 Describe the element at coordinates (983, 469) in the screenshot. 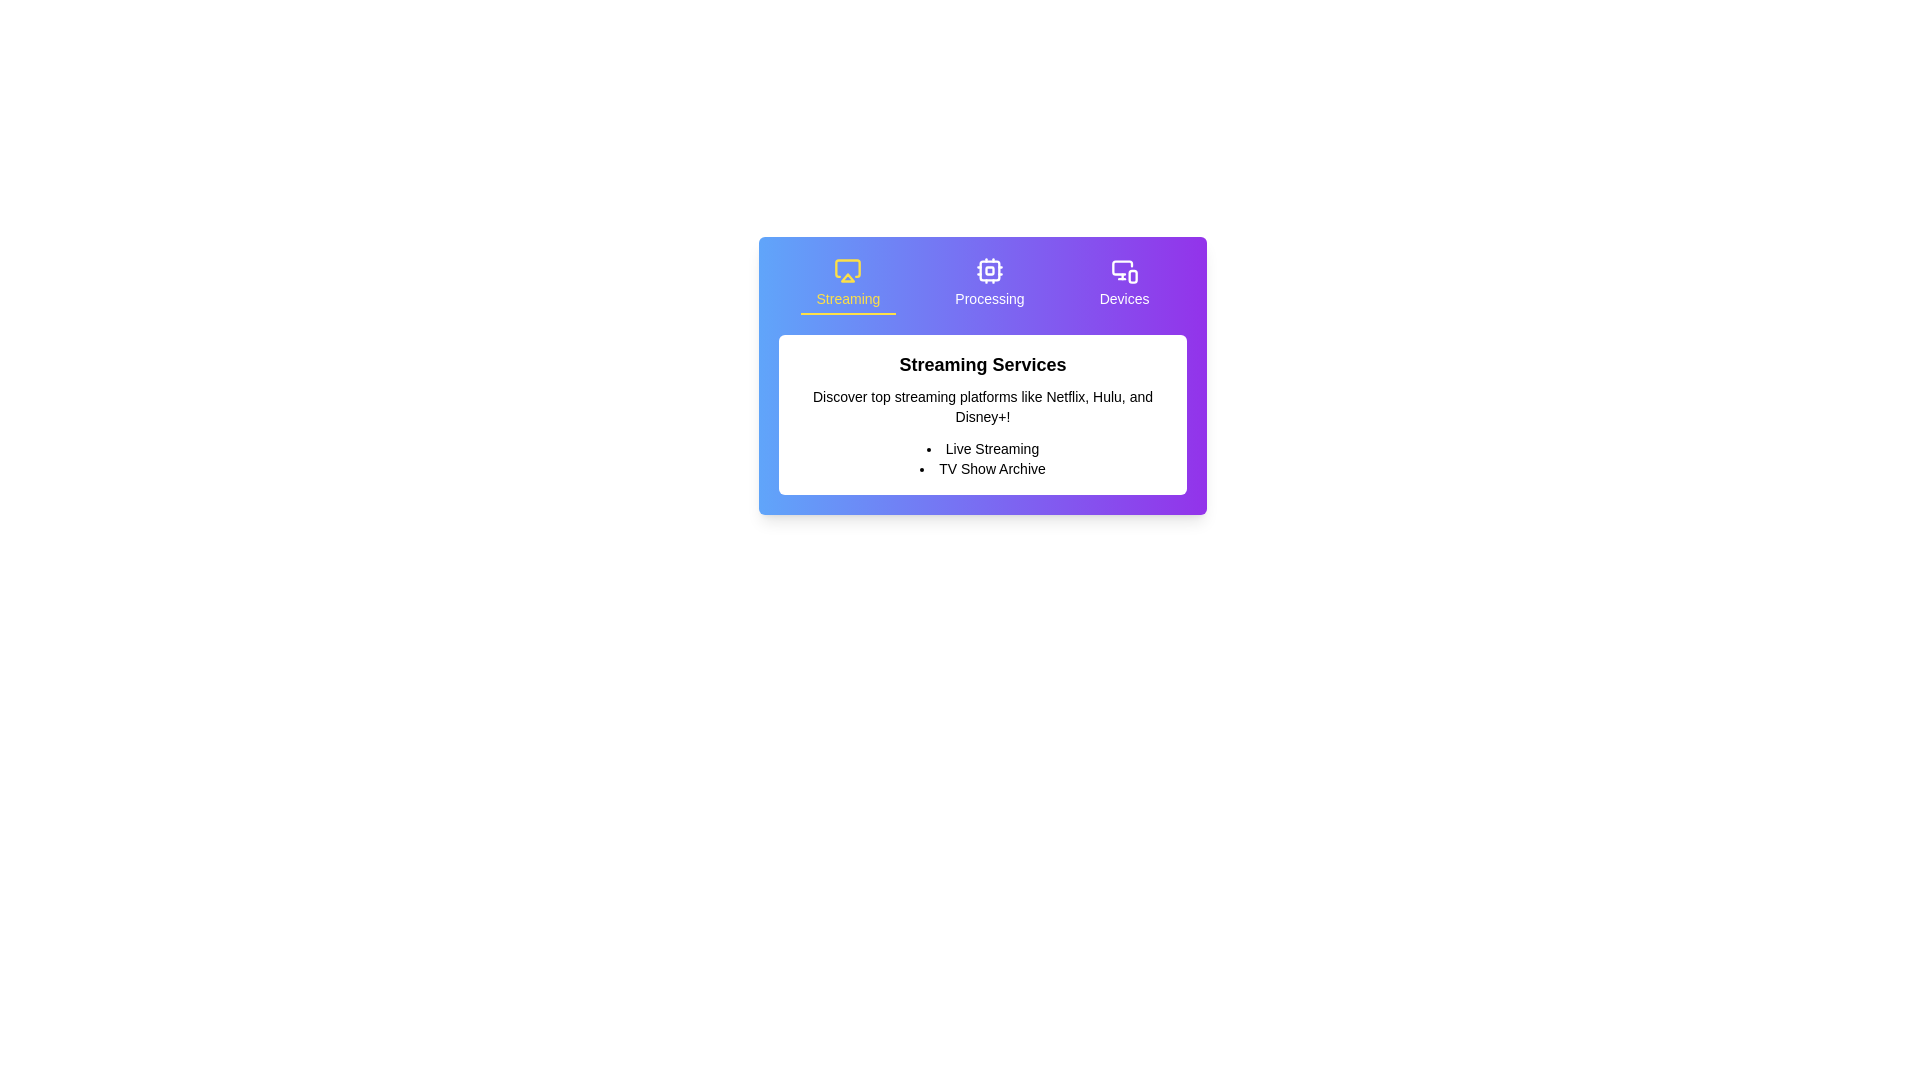

I see `the text item labeled 'TV Show Archive' in the 'Streaming Services' section` at that location.